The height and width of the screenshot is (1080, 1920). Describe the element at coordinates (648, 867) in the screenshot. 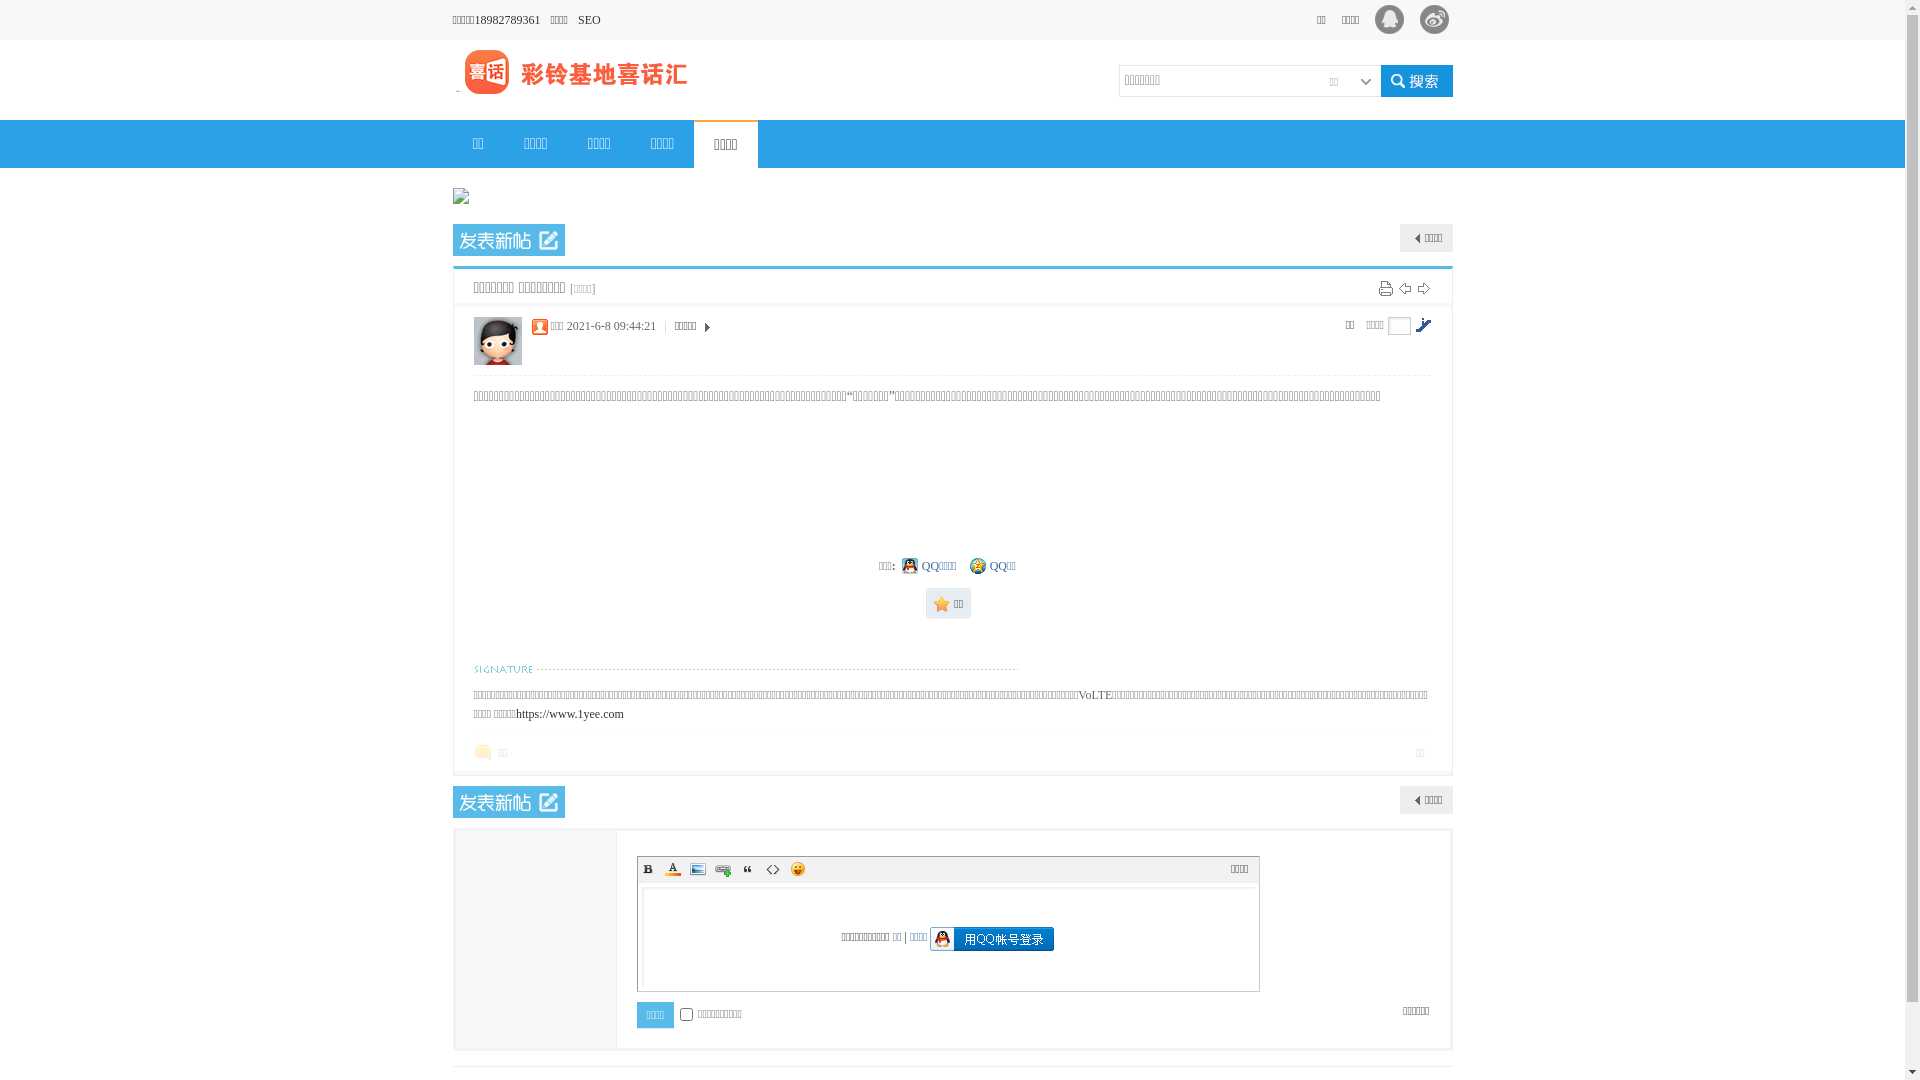

I see `'B'` at that location.